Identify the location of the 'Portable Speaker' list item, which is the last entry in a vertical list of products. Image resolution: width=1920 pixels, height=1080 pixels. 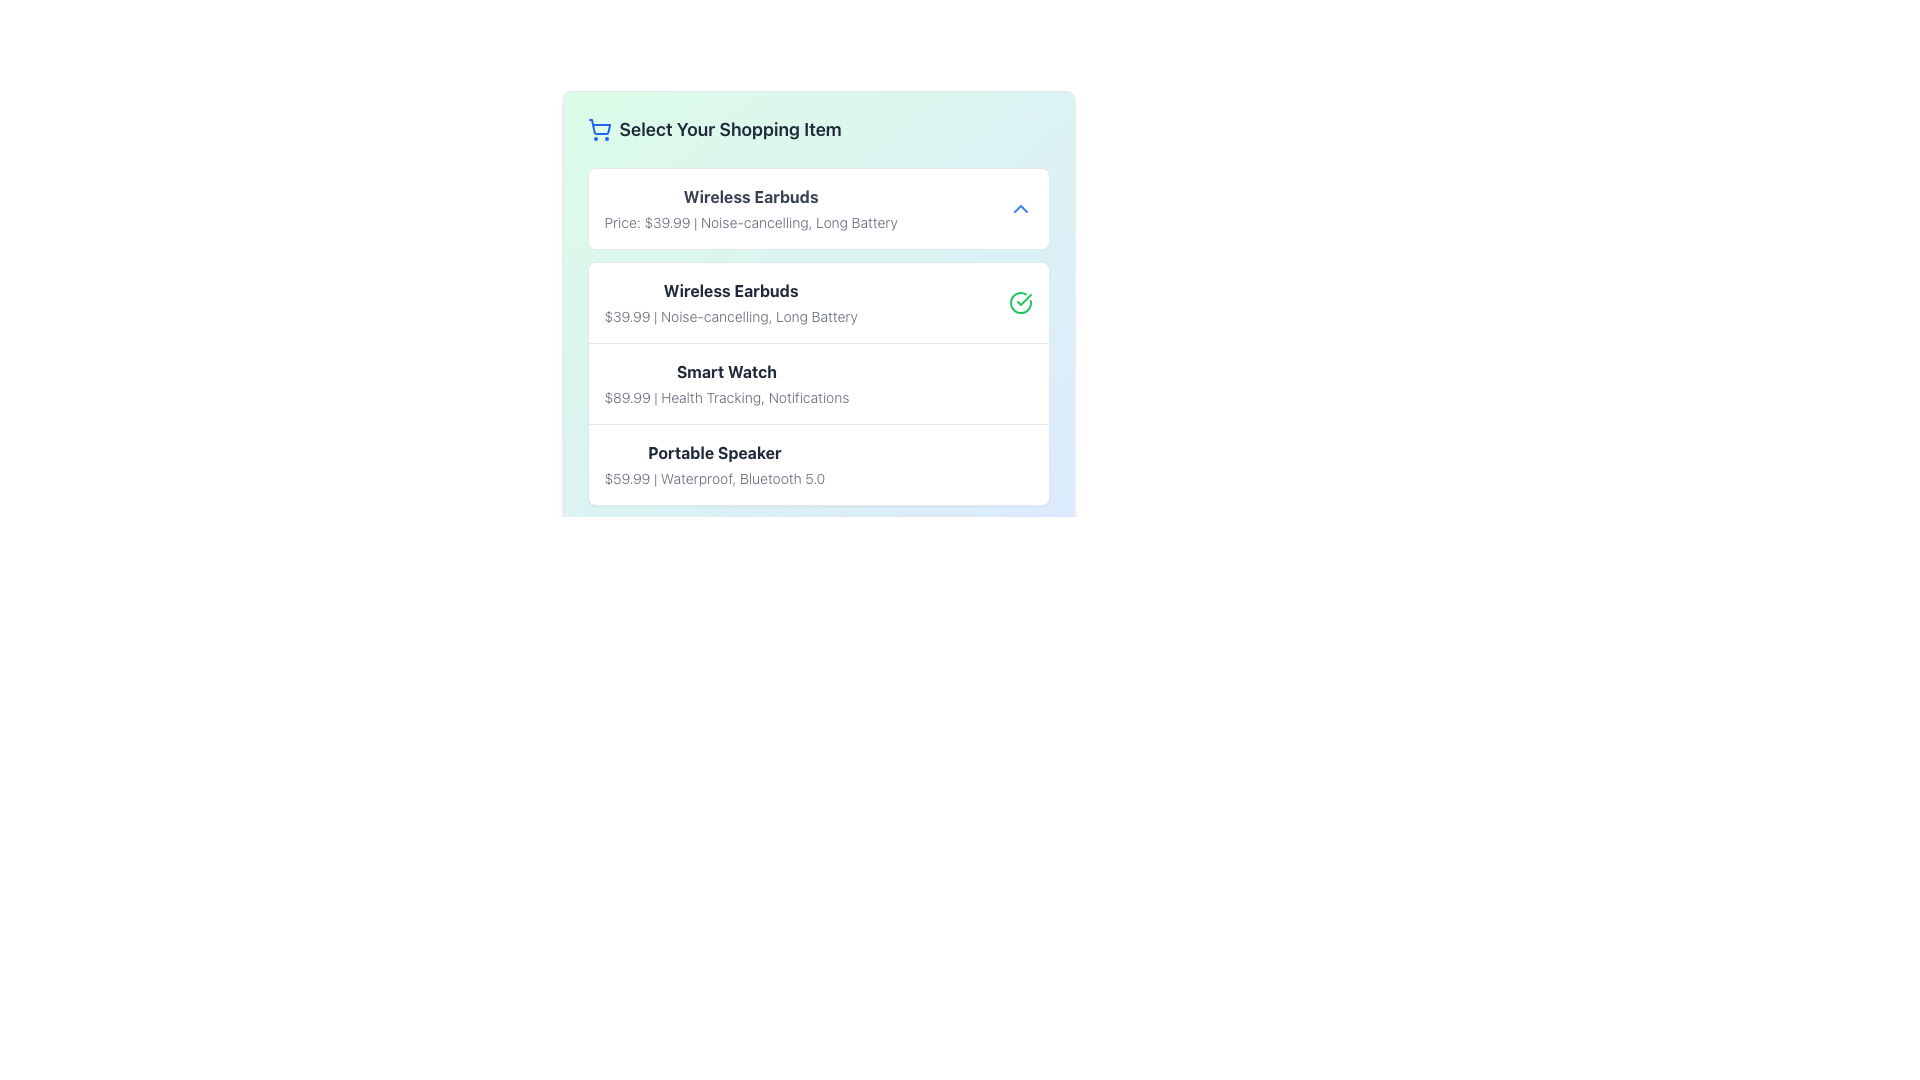
(818, 464).